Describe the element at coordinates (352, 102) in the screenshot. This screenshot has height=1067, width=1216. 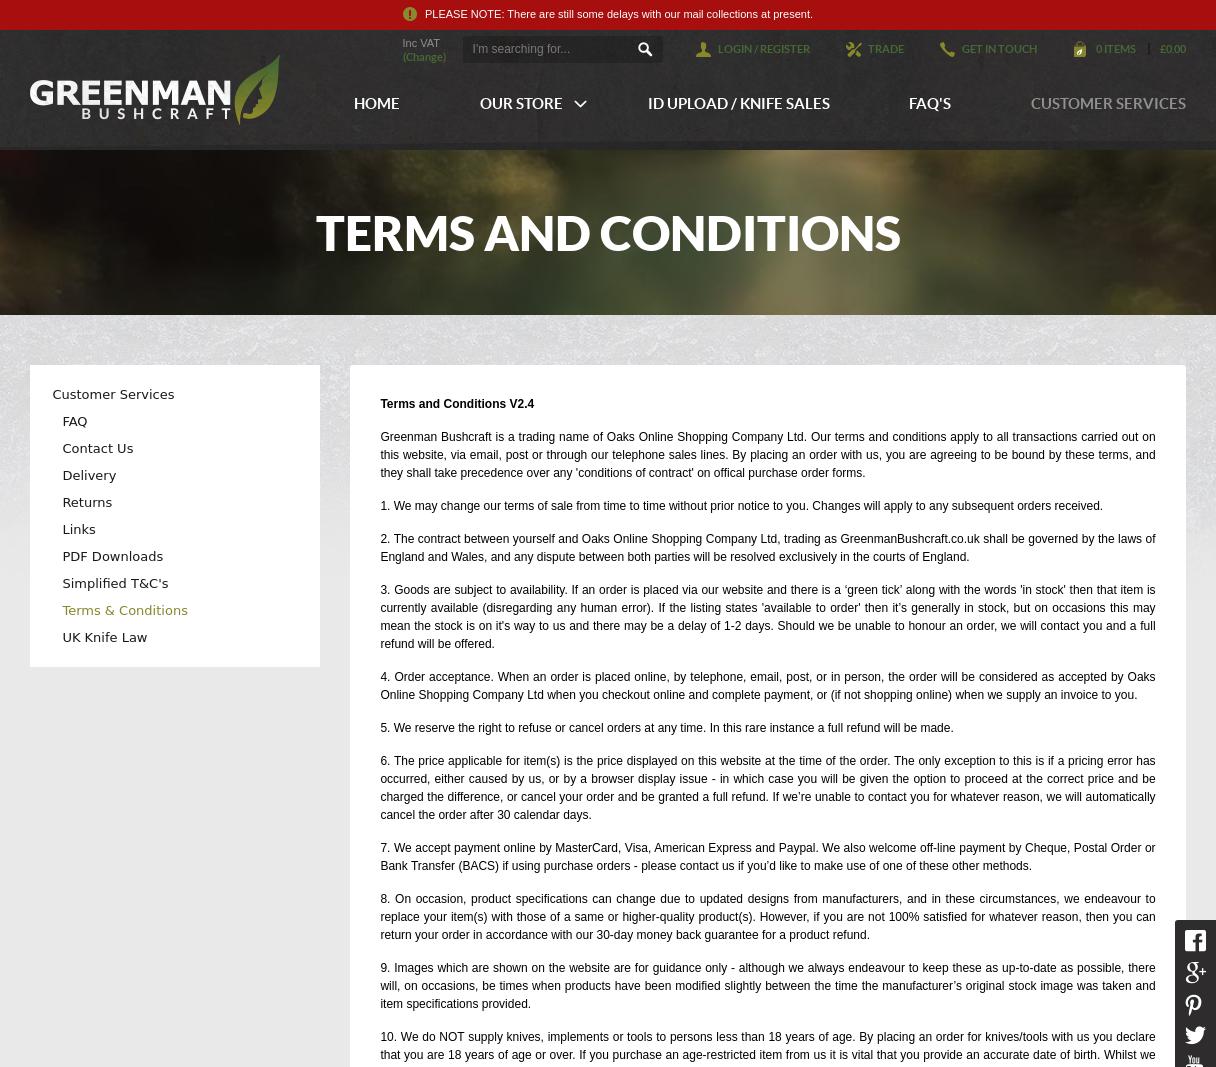
I see `'HOME'` at that location.